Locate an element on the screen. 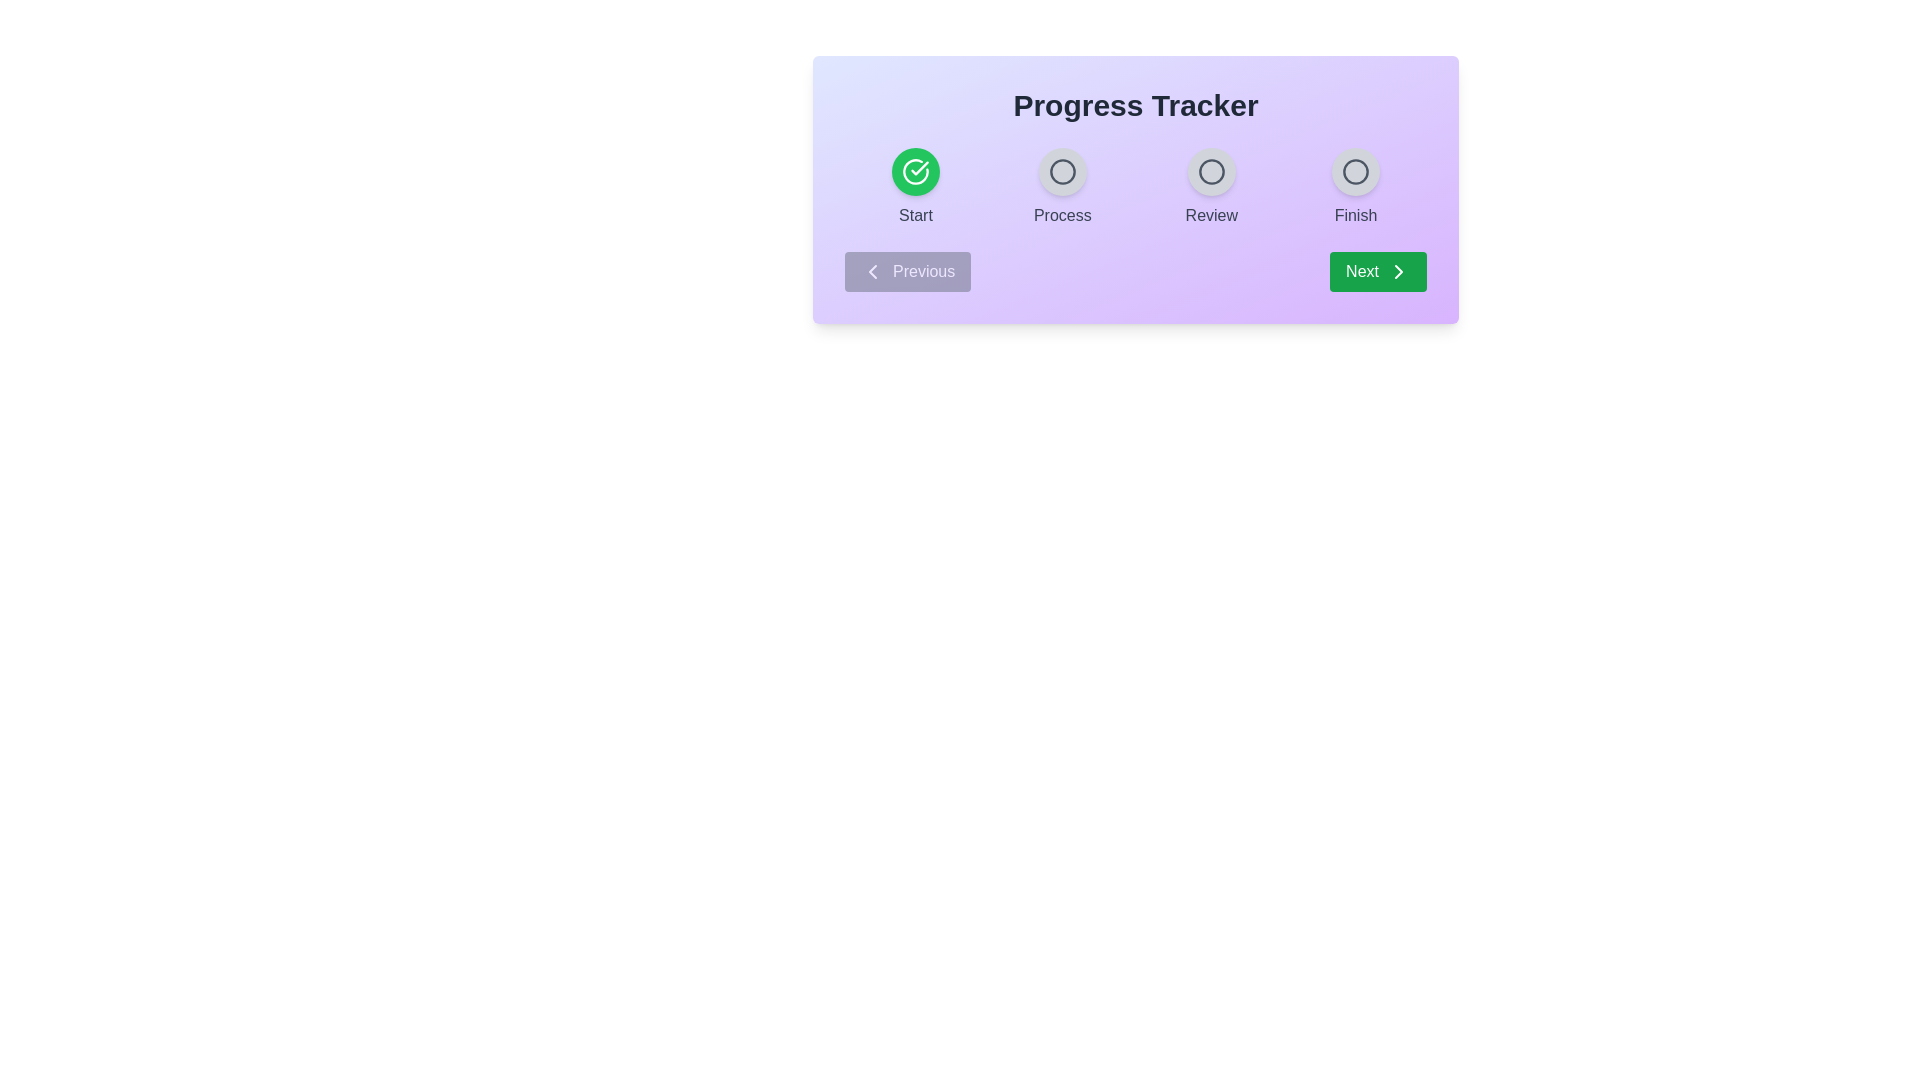 The image size is (1920, 1080). the green 'Next' button with rounded corners that has white text and a rightward chevron icon is located at coordinates (1376, 272).